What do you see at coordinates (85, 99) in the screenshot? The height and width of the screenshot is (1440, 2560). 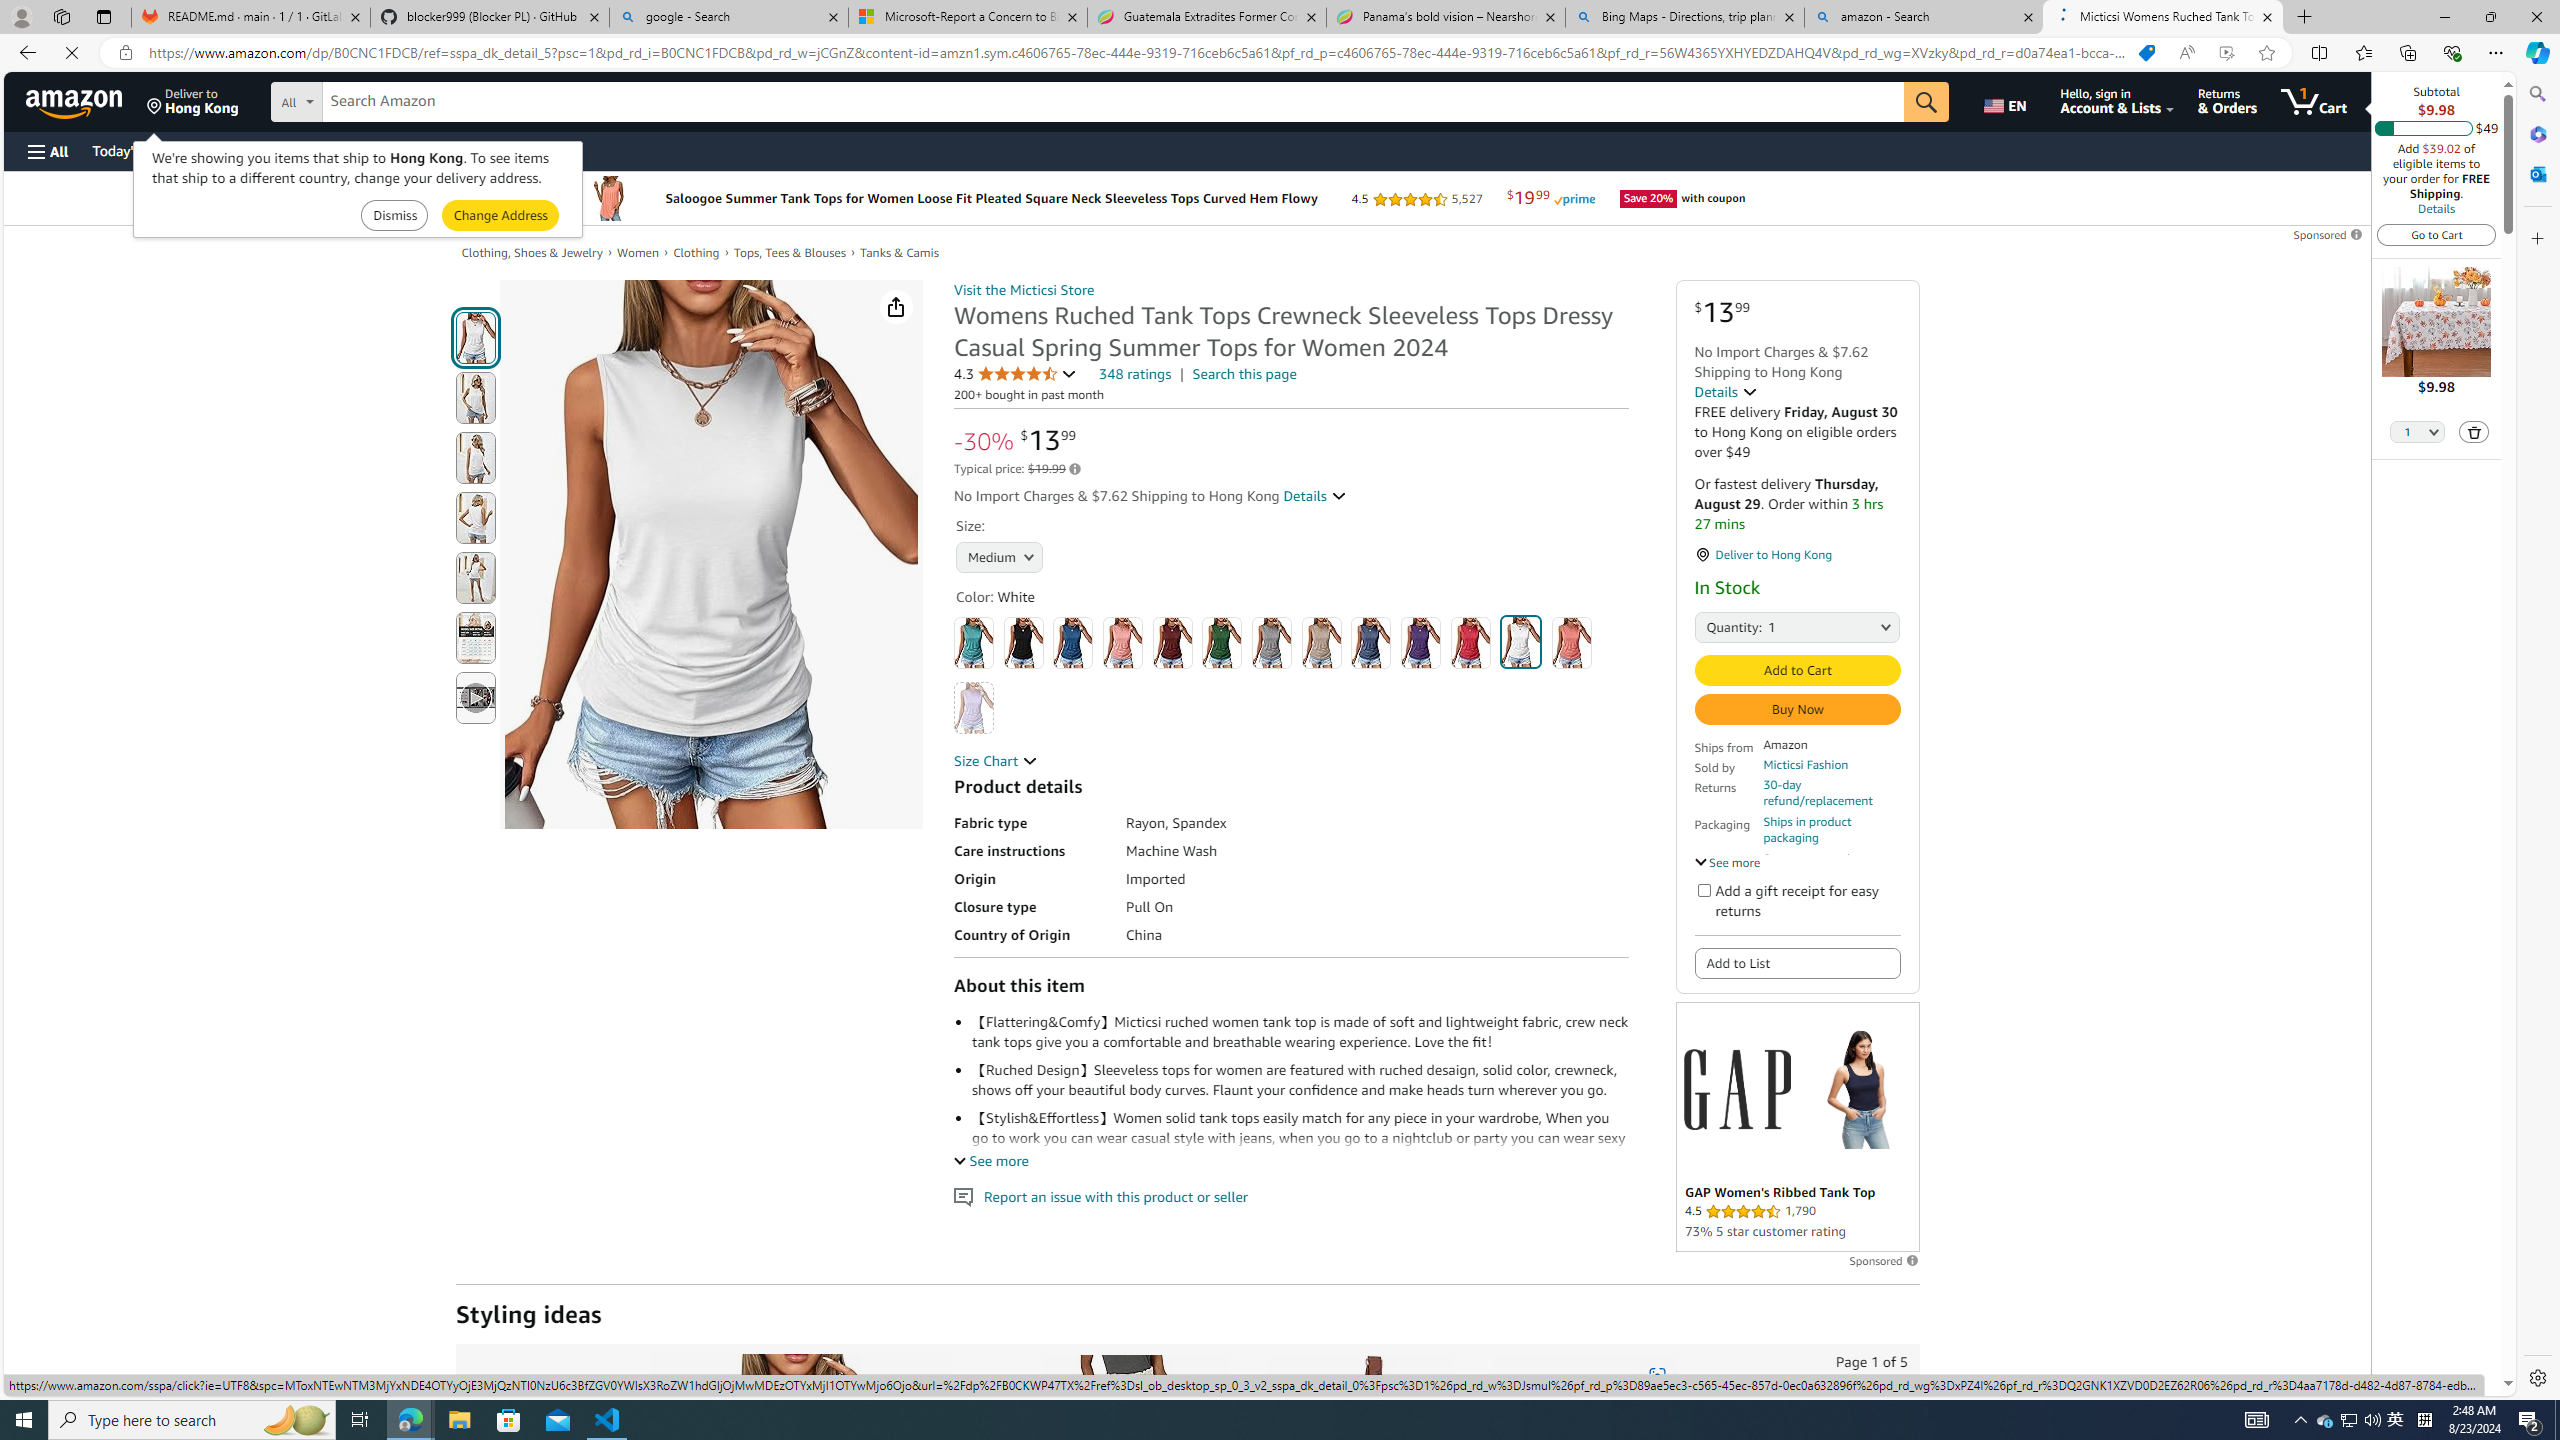 I see `'Skip to main content'` at bounding box center [85, 99].